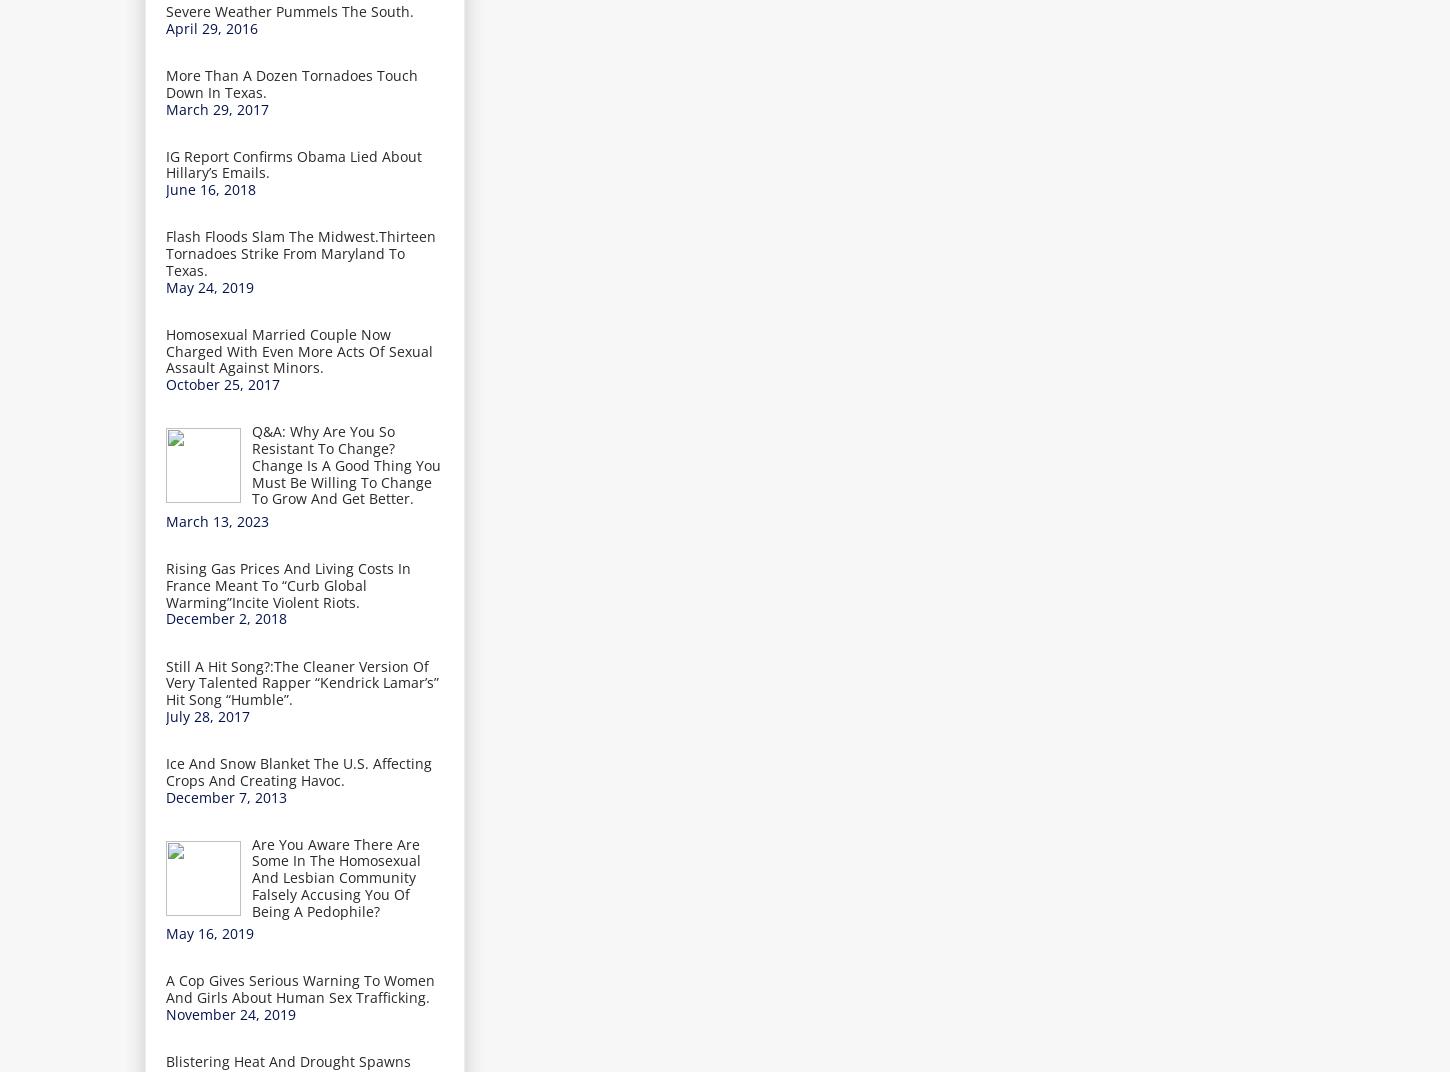  I want to click on 'July 28, 2017', so click(206, 714).